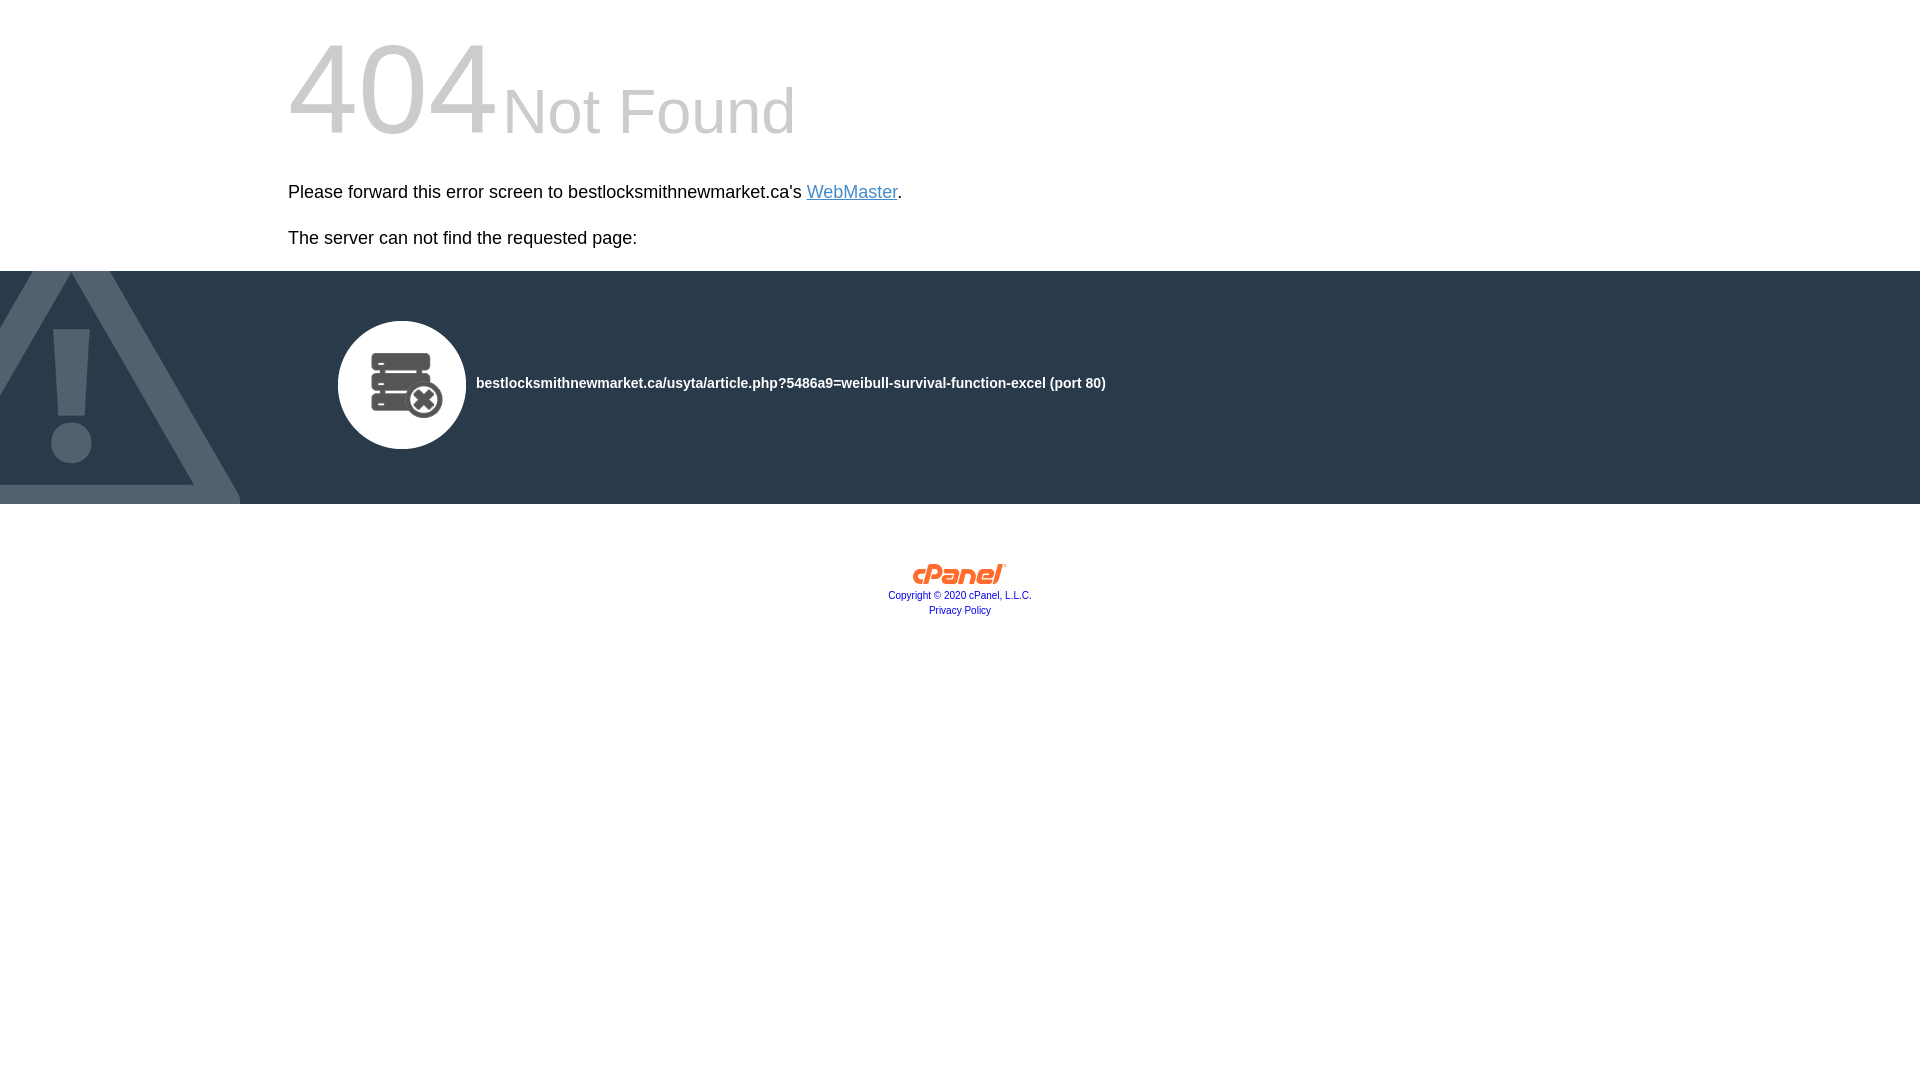 The image size is (1920, 1080). Describe the element at coordinates (960, 578) in the screenshot. I see `'cPanel, Inc.'` at that location.